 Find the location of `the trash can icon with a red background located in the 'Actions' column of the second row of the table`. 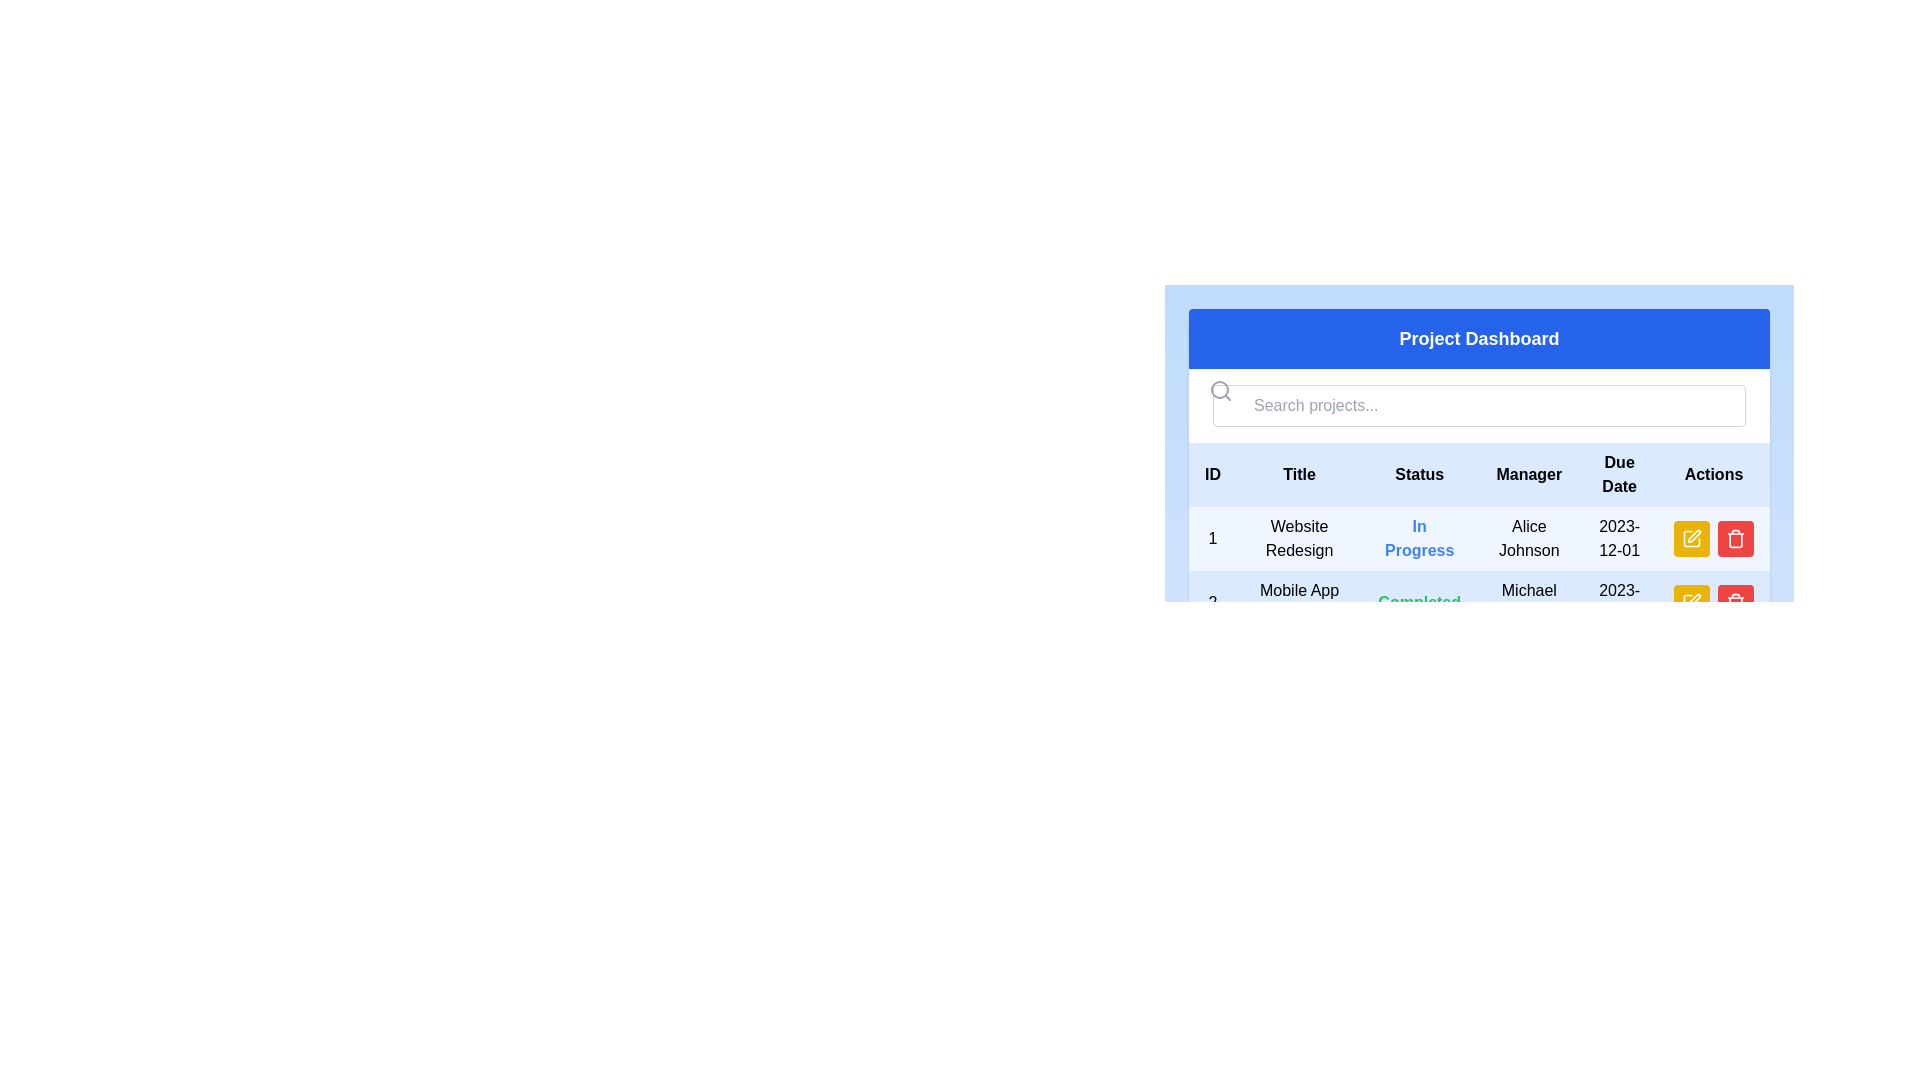

the trash can icon with a red background located in the 'Actions' column of the second row of the table is located at coordinates (1735, 538).